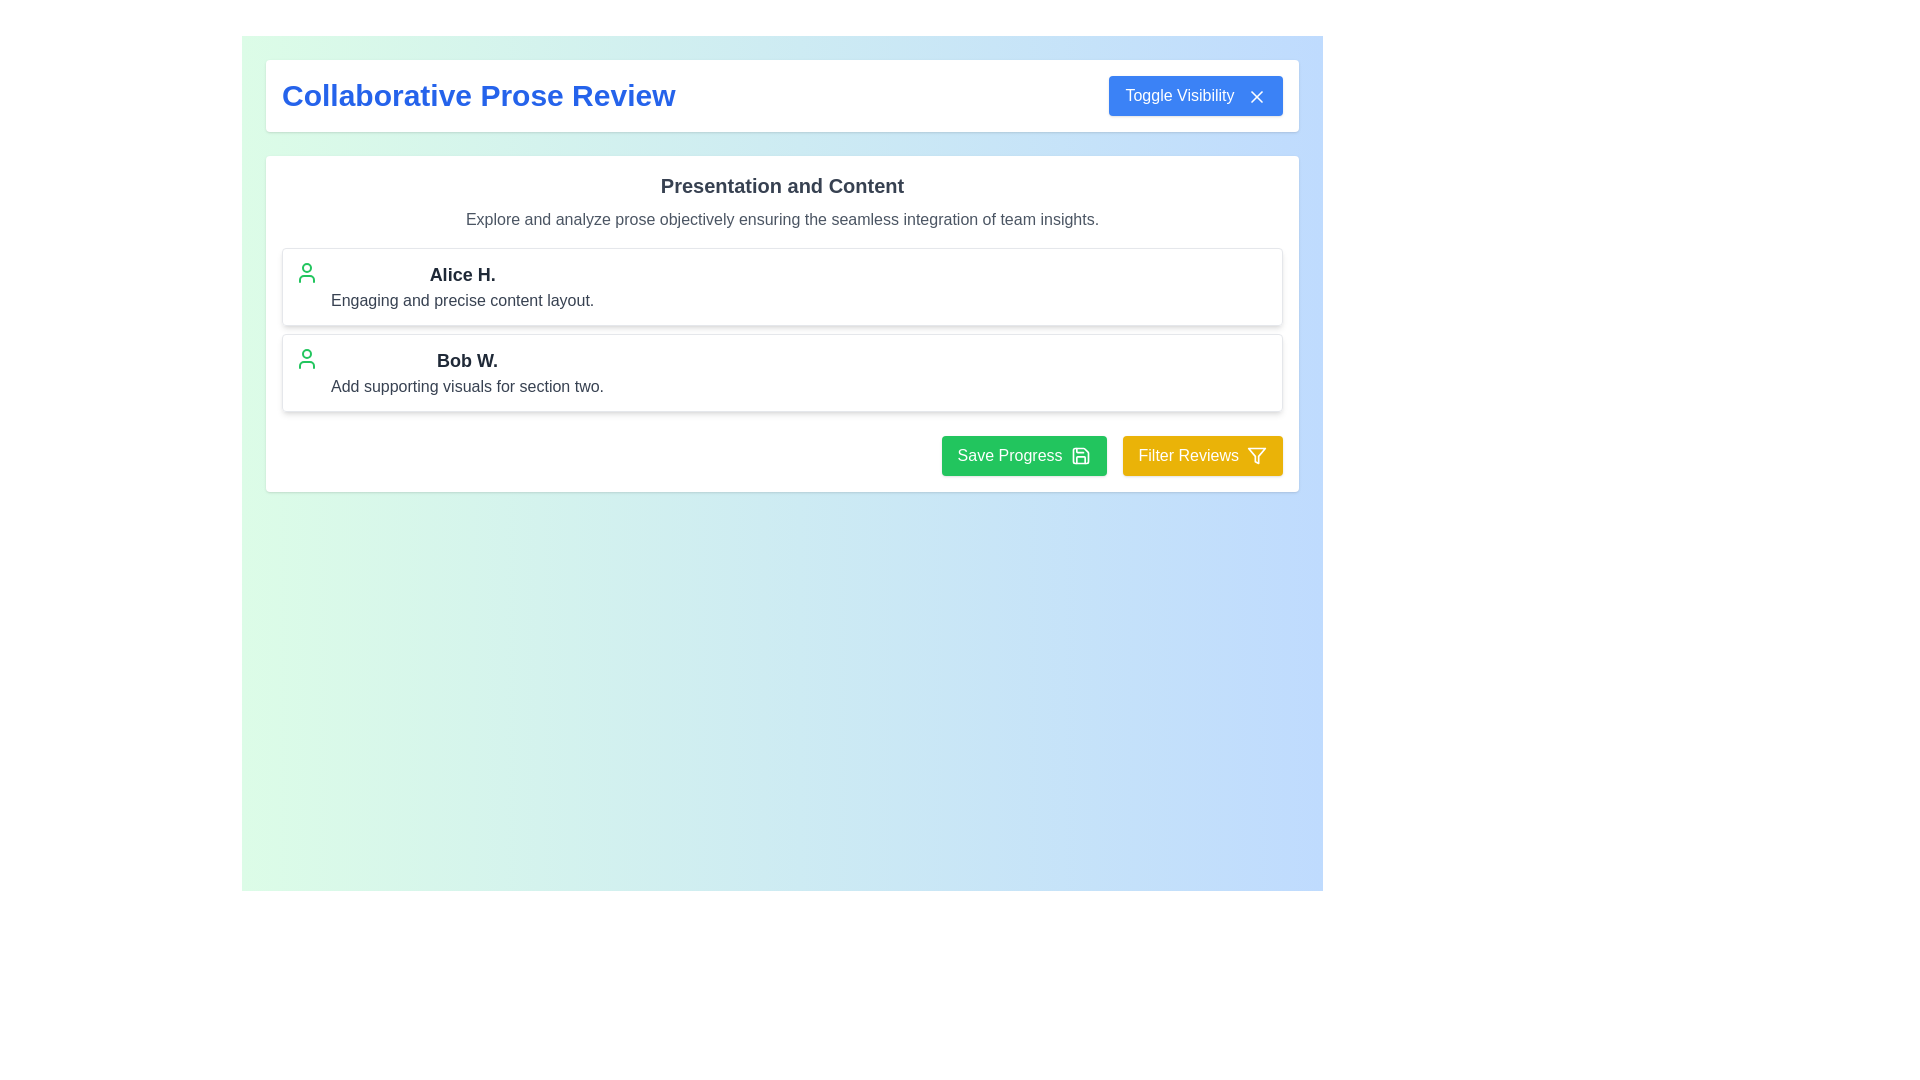 The image size is (1920, 1080). Describe the element at coordinates (477, 96) in the screenshot. I see `the Text Label displaying 'Collaborative Prose Review' in a large, bold blue font, located in the upper-left corner of the page above the 'Toggle Visibility' button` at that location.